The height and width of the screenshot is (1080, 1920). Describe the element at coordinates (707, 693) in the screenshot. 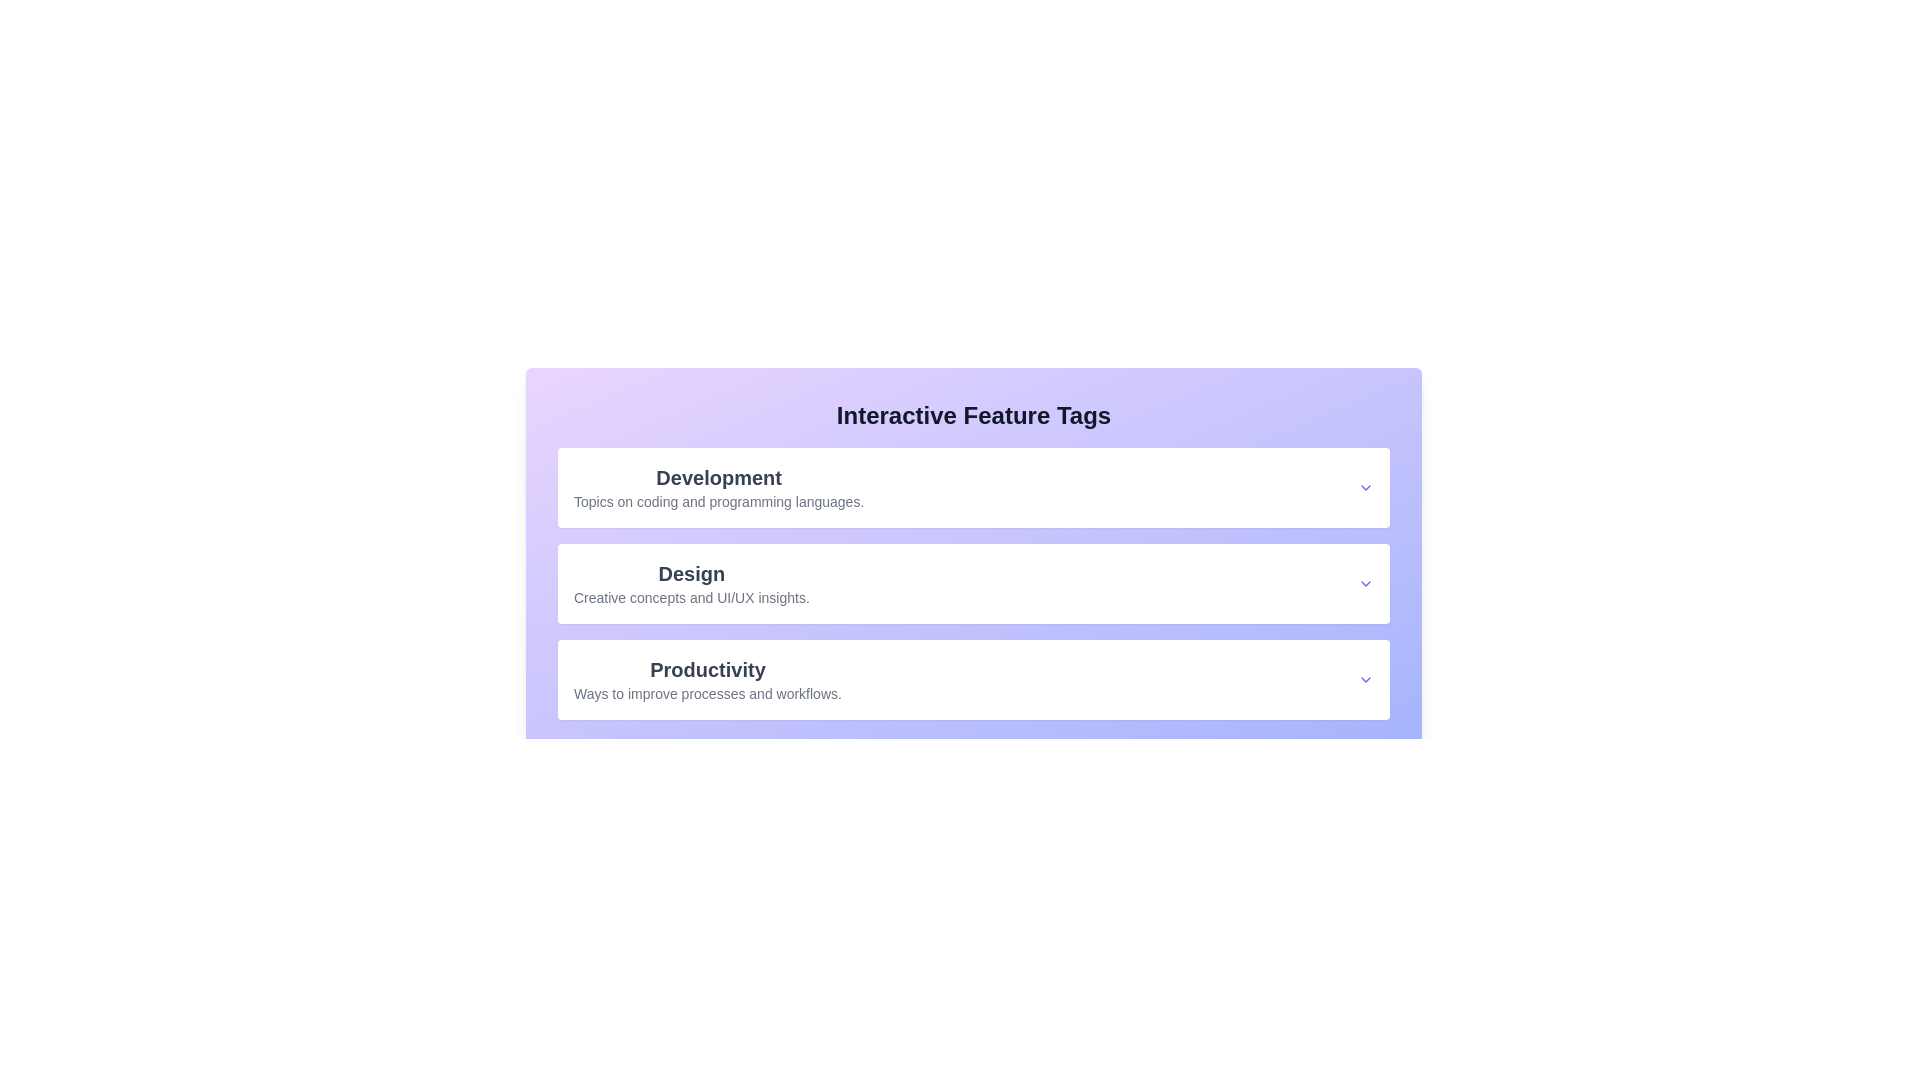

I see `descriptive text that serves as a subtitle below the 'Productivity' header, providing additional context` at that location.